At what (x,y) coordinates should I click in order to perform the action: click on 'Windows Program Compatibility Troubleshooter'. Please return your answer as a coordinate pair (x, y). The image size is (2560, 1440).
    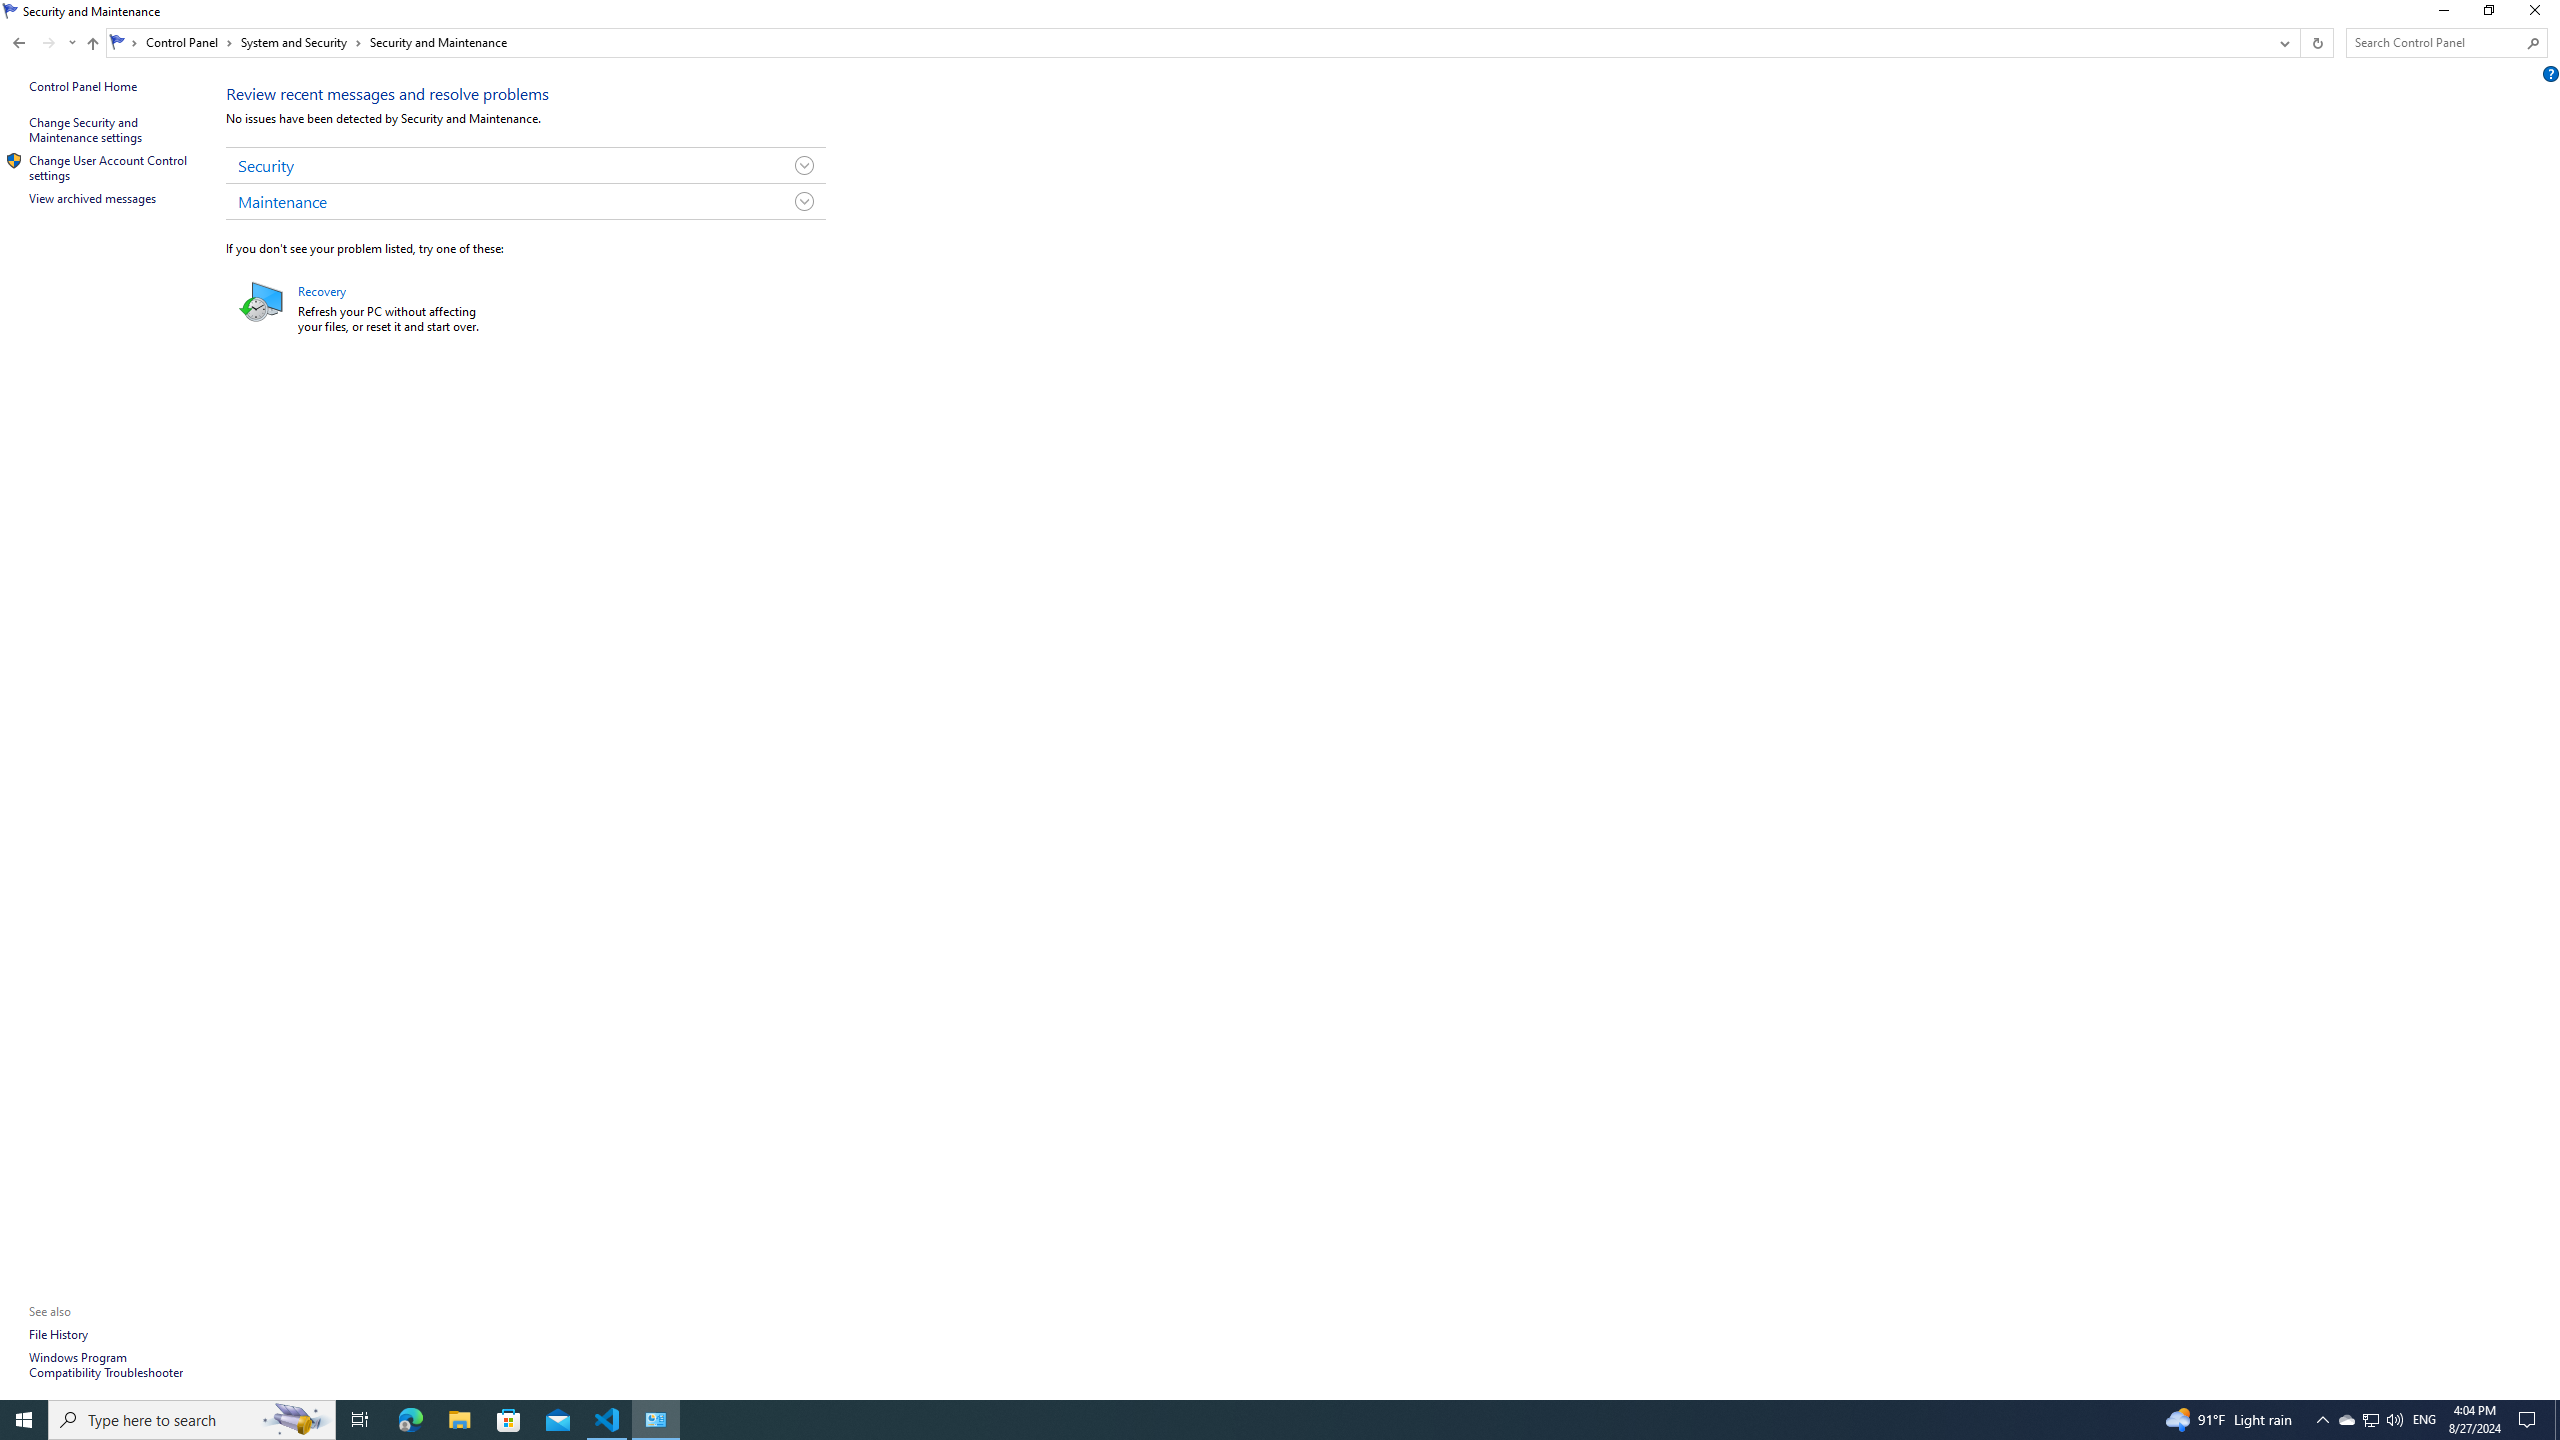
    Looking at the image, I should click on (105, 1364).